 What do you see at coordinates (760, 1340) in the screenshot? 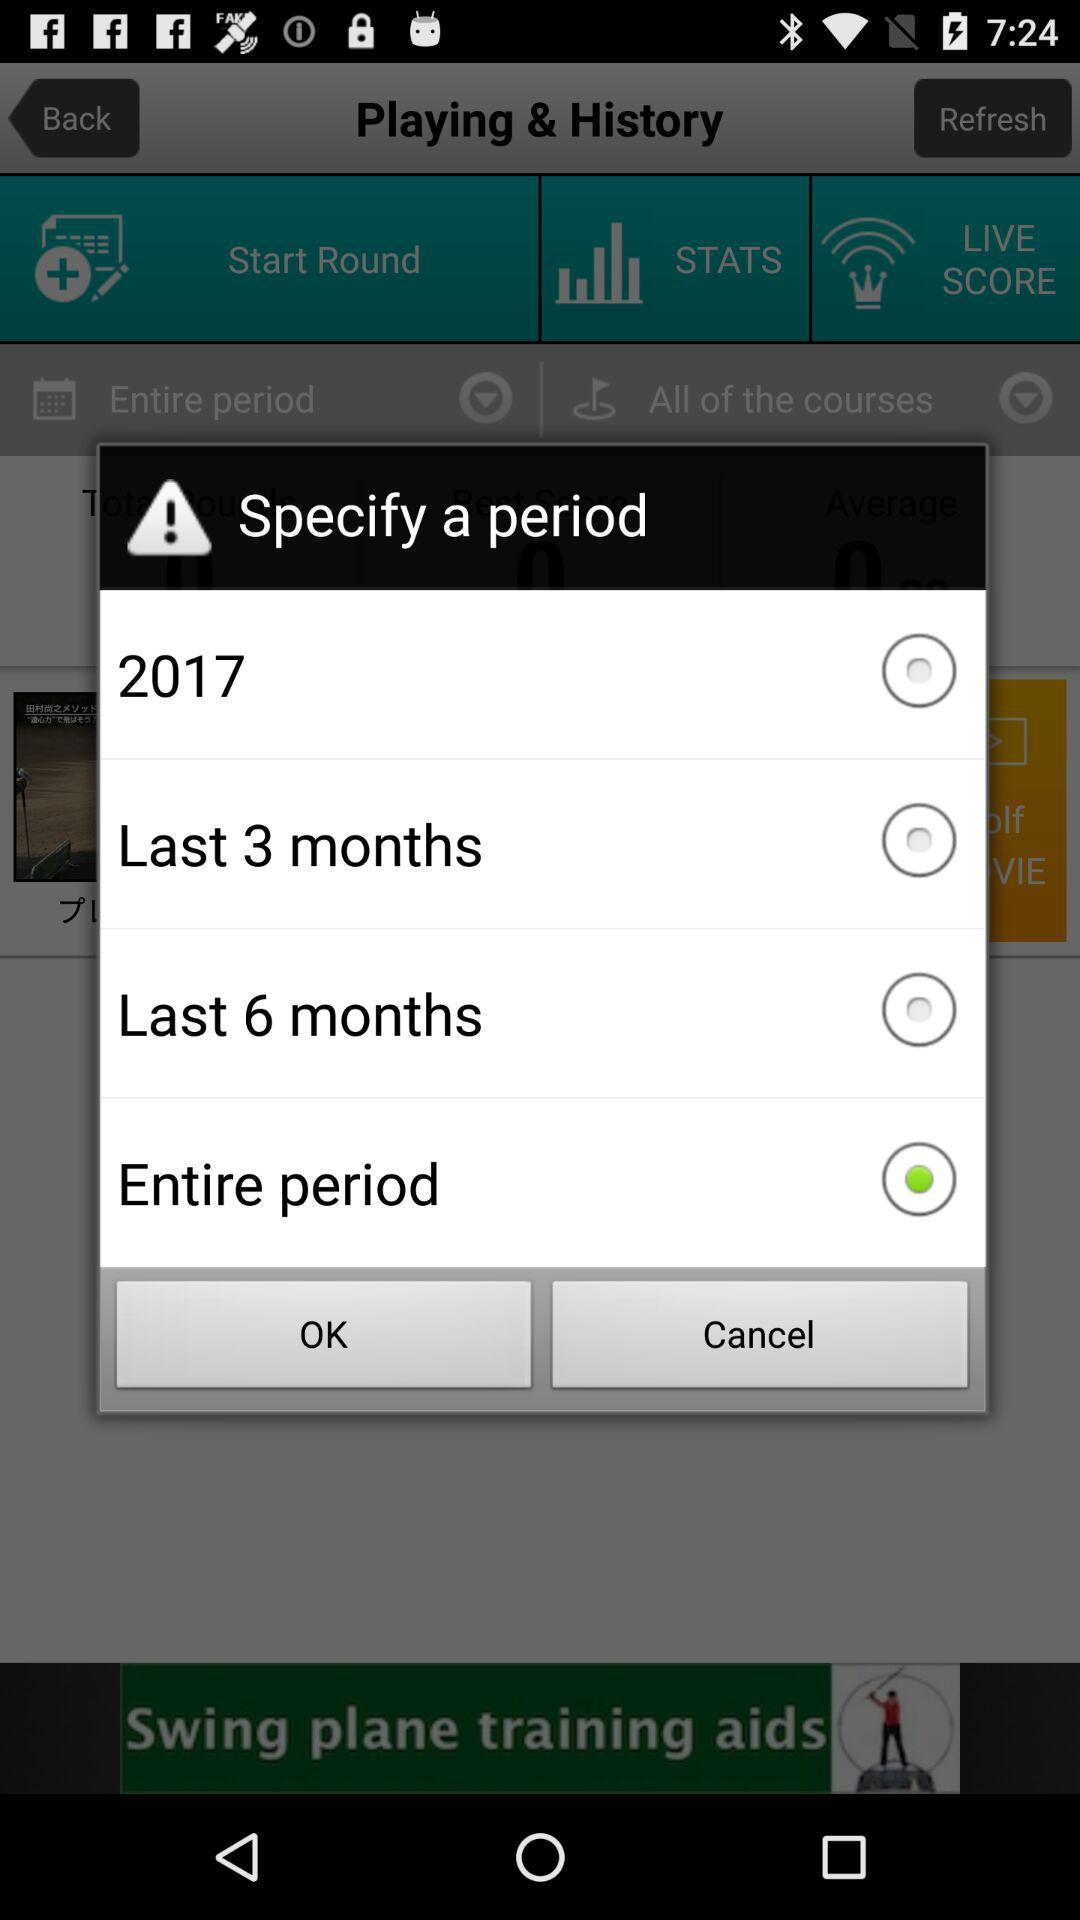
I see `the cancel` at bounding box center [760, 1340].